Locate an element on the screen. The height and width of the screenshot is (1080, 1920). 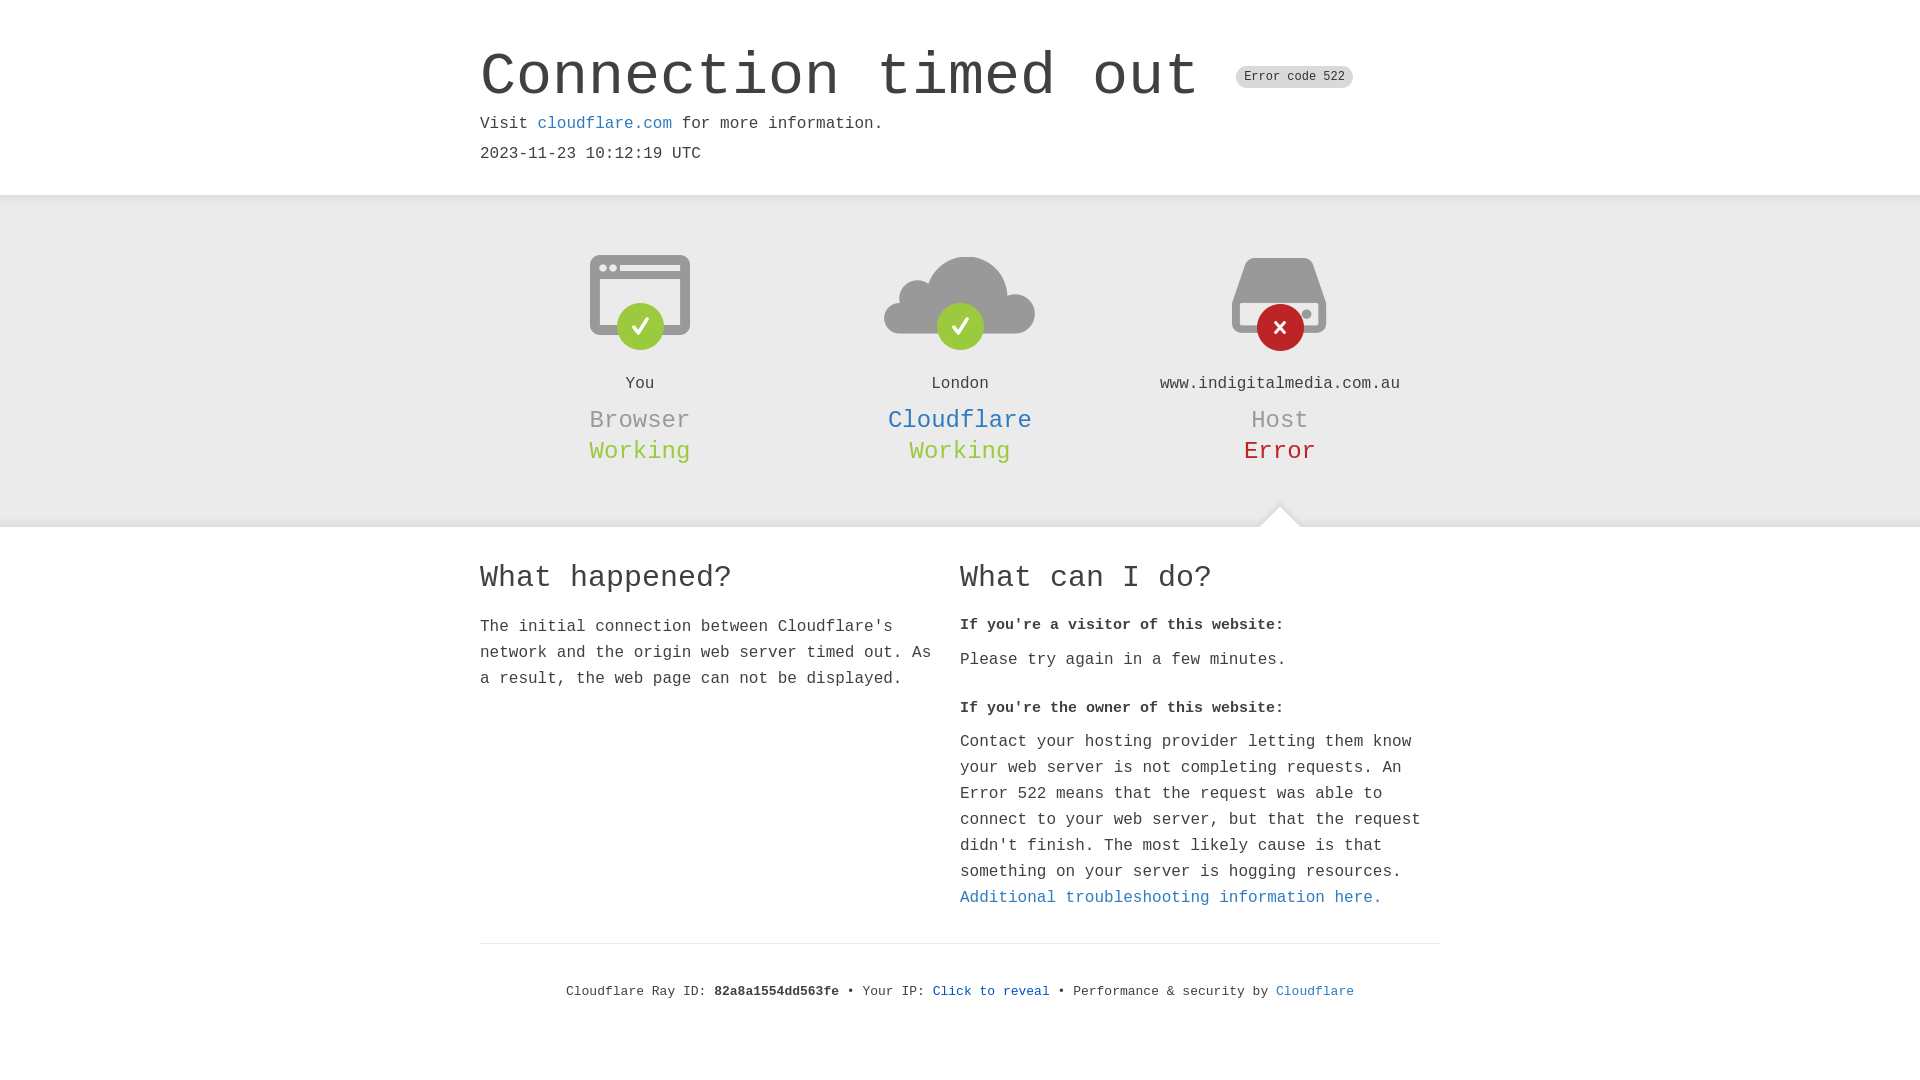
'Additional troubleshooting information here.' is located at coordinates (1171, 897).